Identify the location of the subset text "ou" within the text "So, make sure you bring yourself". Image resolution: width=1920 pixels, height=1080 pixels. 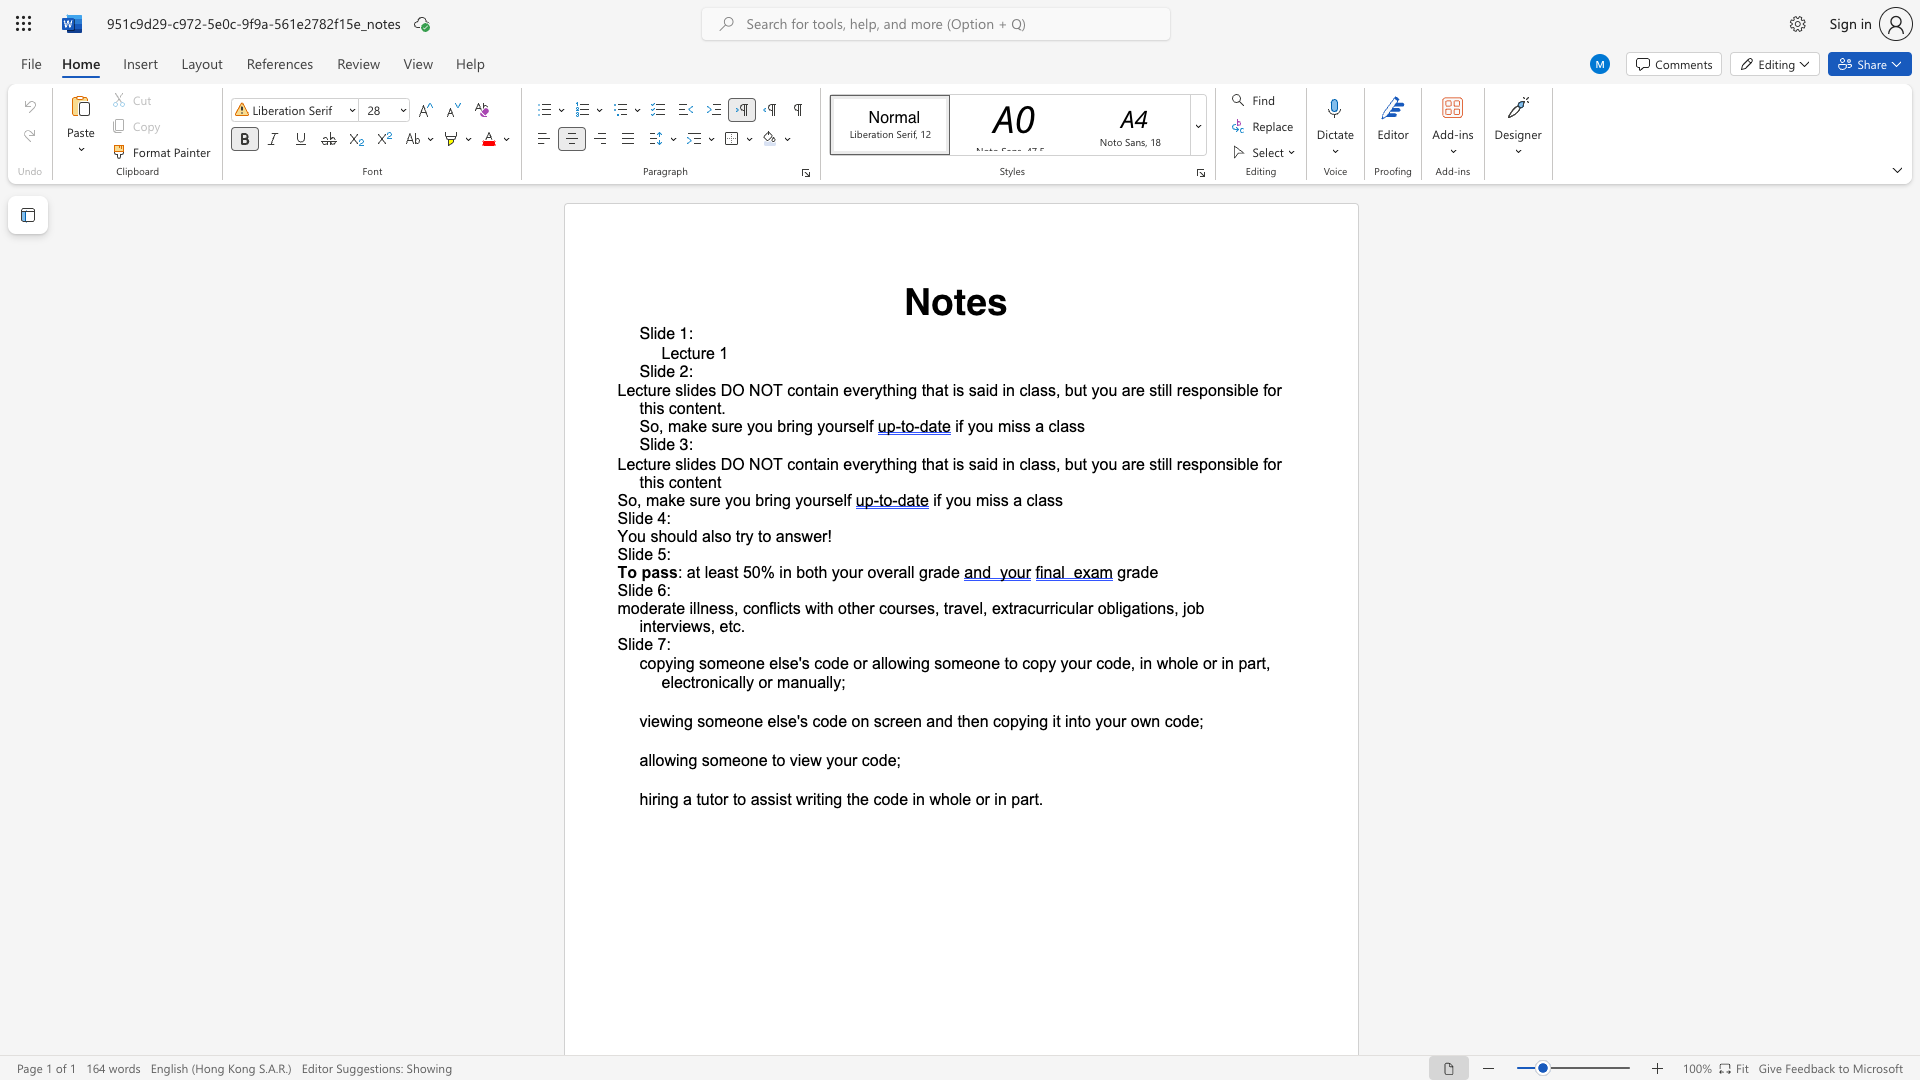
(825, 425).